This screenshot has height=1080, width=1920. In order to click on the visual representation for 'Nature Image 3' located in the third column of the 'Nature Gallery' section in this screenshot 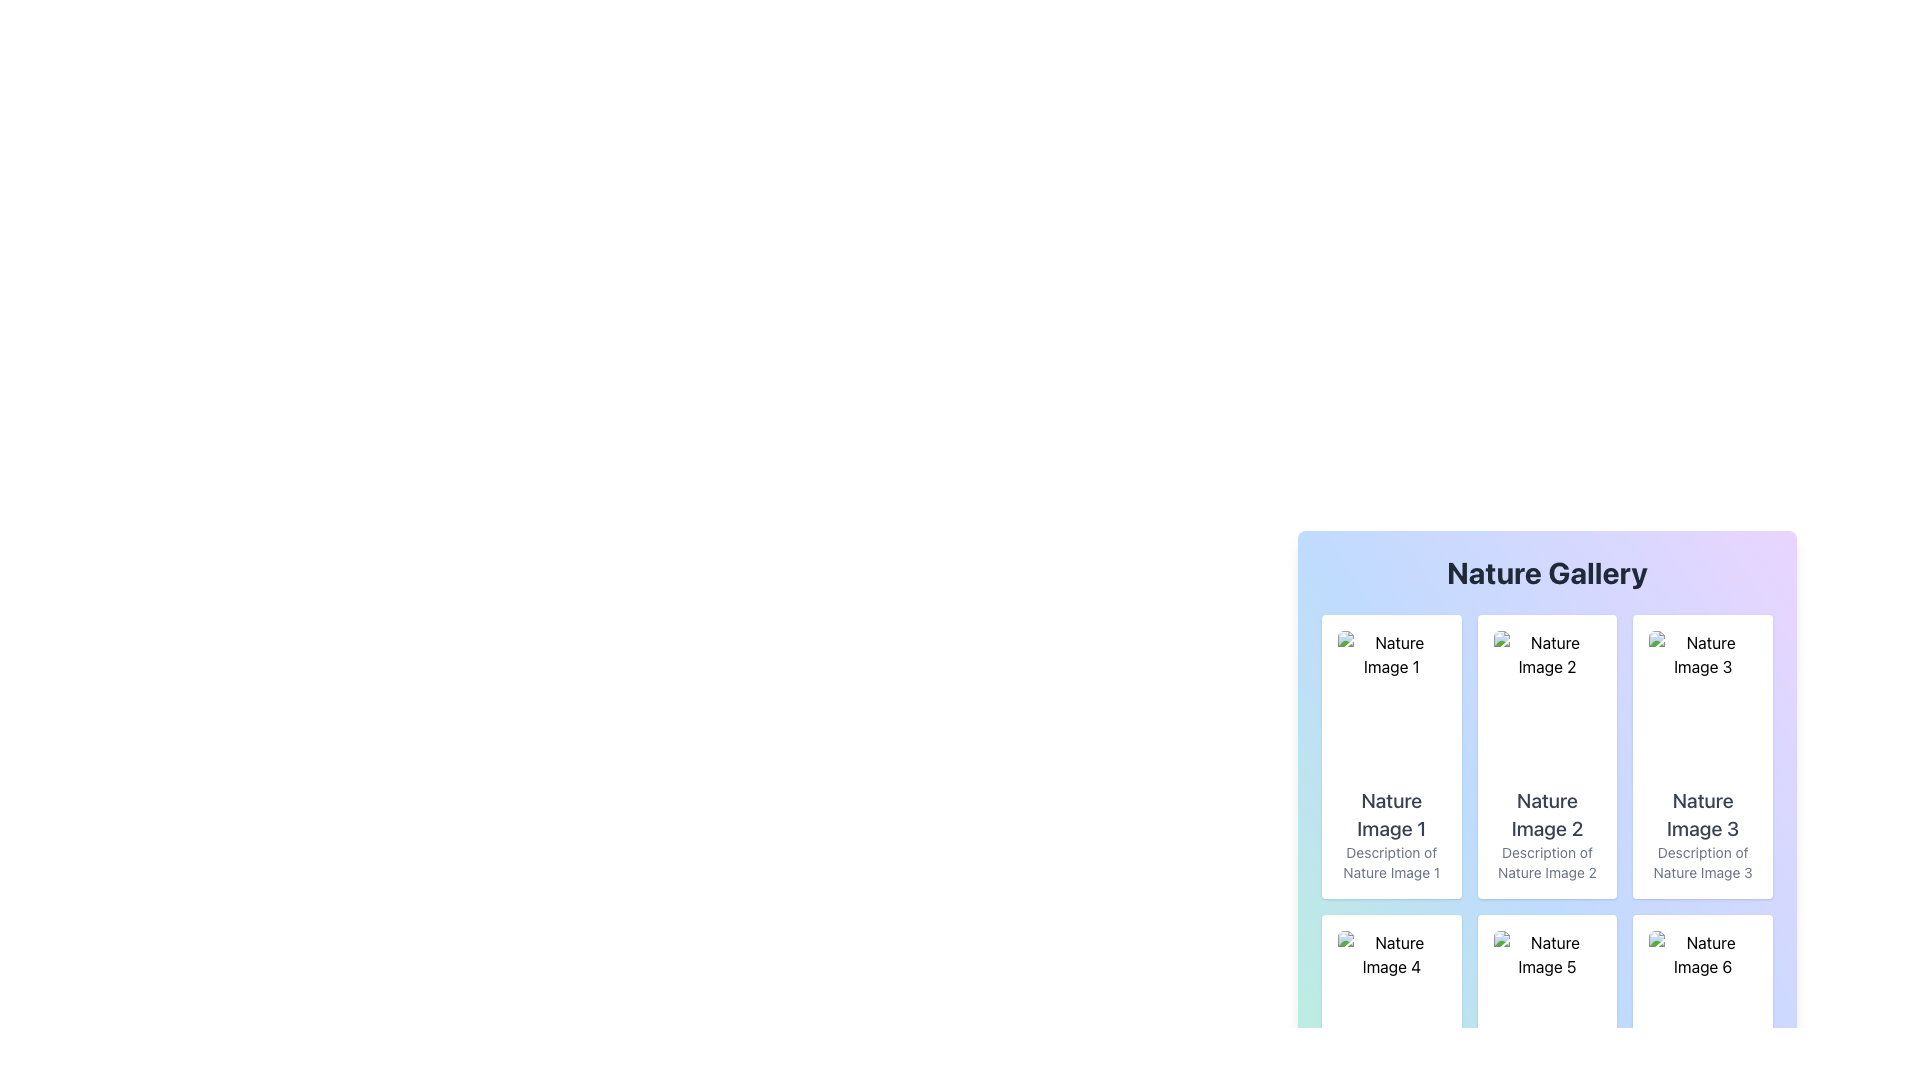, I will do `click(1702, 701)`.